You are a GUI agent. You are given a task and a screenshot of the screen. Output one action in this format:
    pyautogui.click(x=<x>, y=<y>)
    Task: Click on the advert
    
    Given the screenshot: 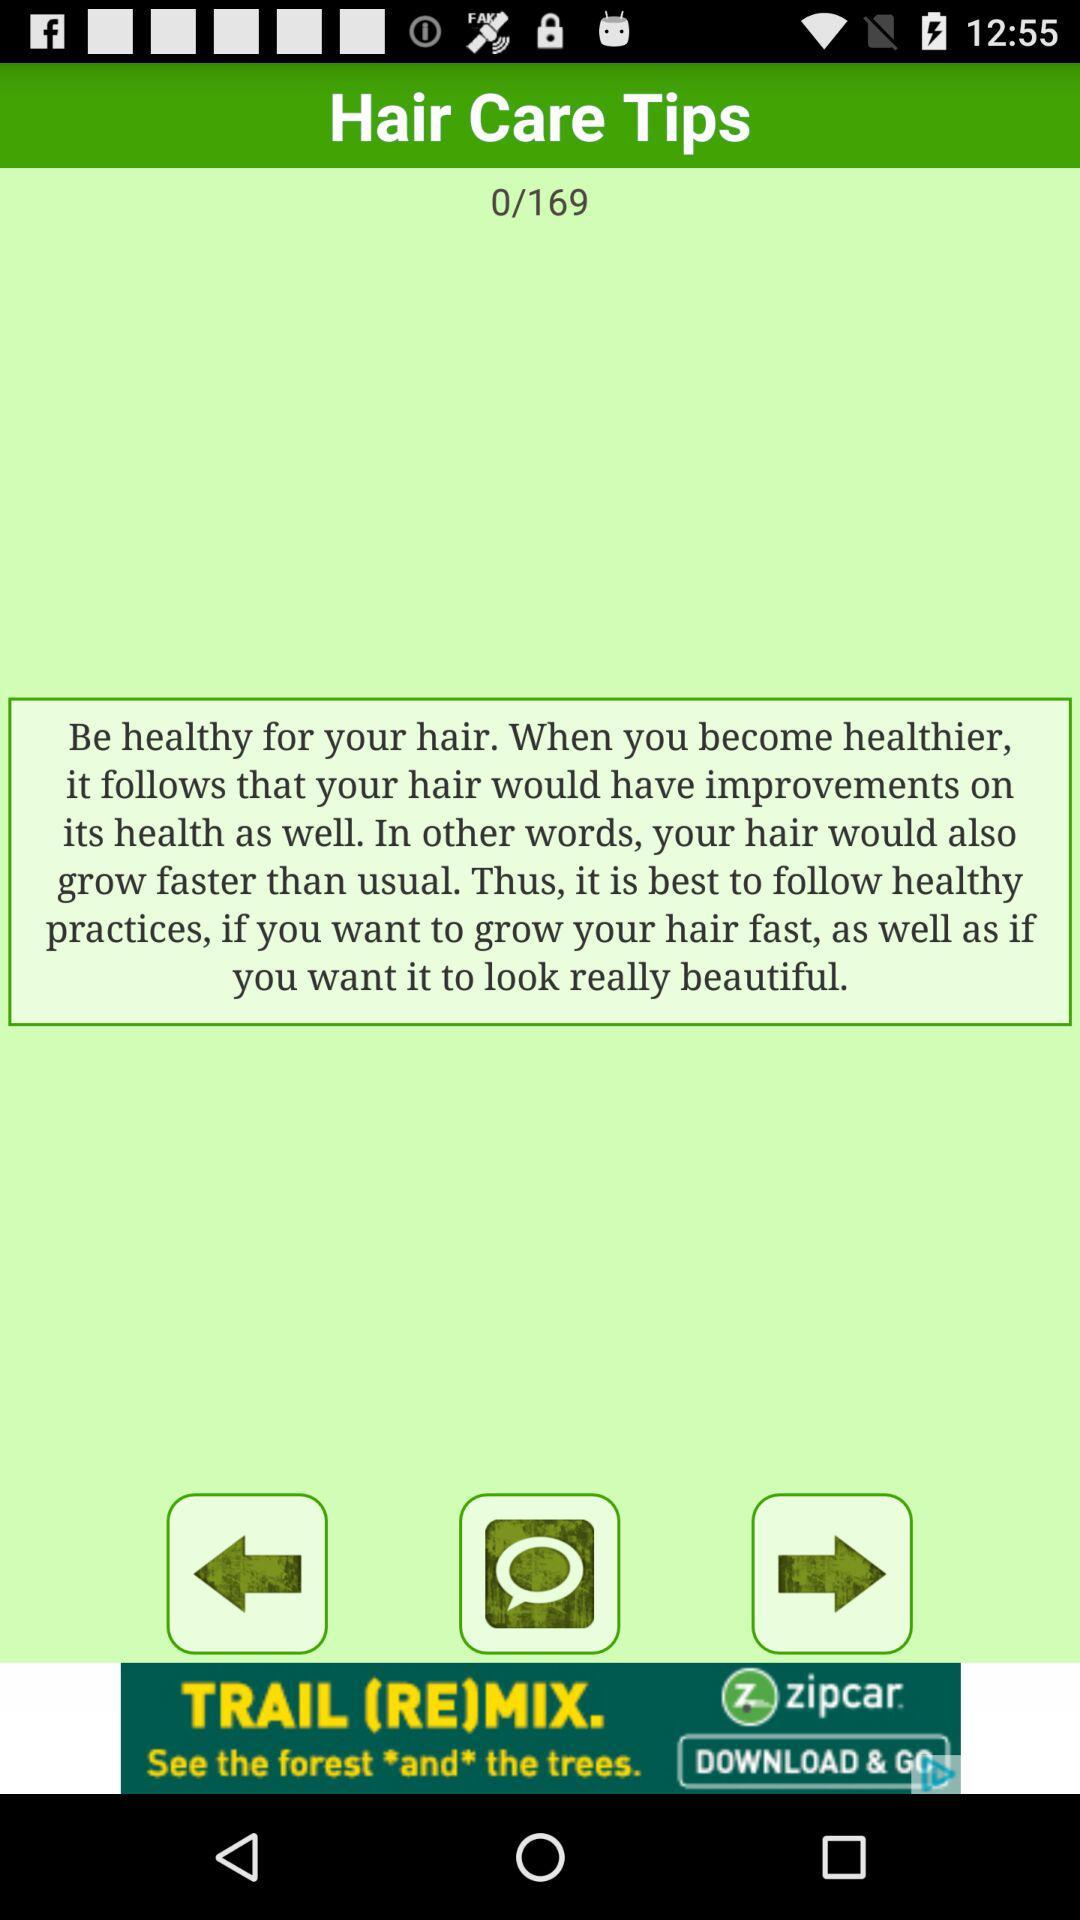 What is the action you would take?
    pyautogui.click(x=540, y=1727)
    